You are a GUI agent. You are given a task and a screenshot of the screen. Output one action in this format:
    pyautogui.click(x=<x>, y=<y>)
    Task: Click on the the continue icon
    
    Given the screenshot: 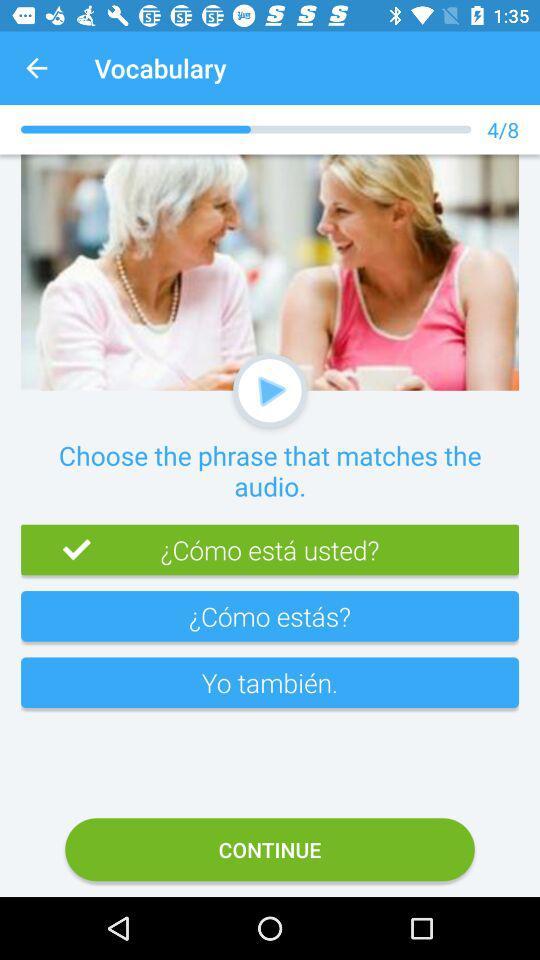 What is the action you would take?
    pyautogui.click(x=270, y=848)
    